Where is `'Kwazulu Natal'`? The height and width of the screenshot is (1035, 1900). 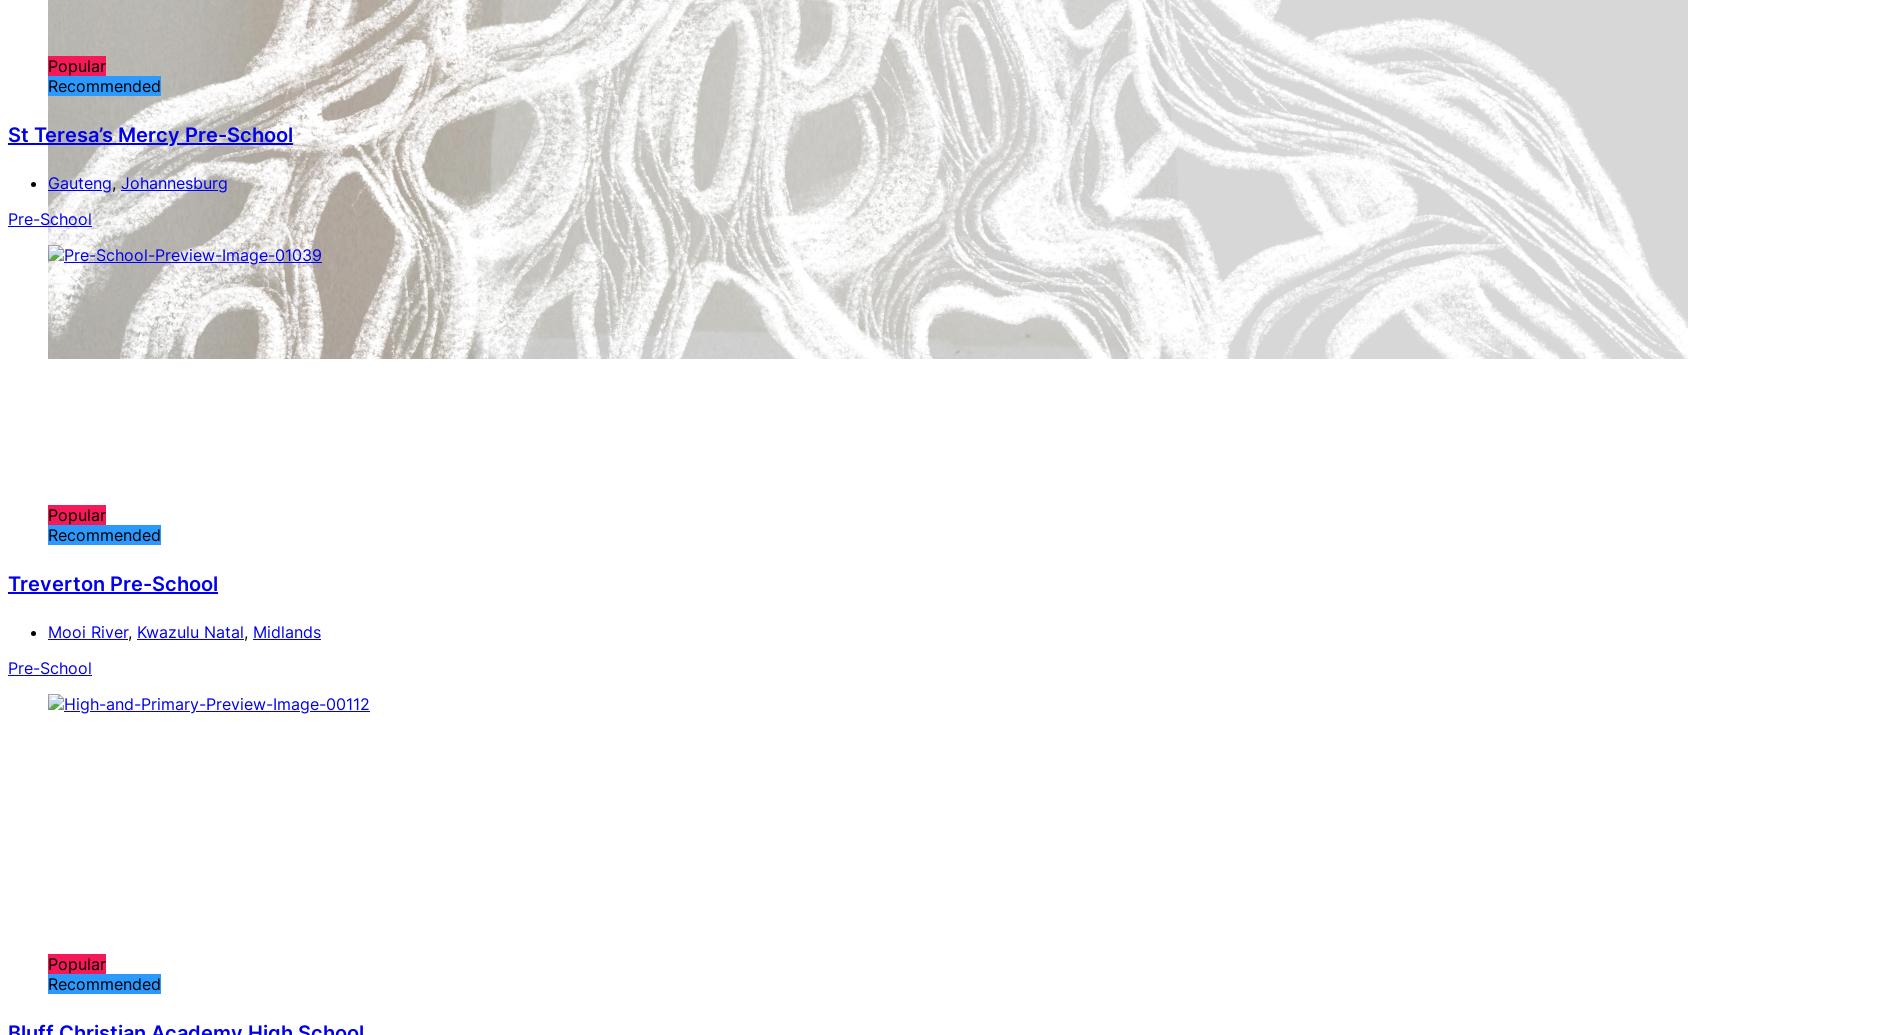 'Kwazulu Natal' is located at coordinates (190, 630).